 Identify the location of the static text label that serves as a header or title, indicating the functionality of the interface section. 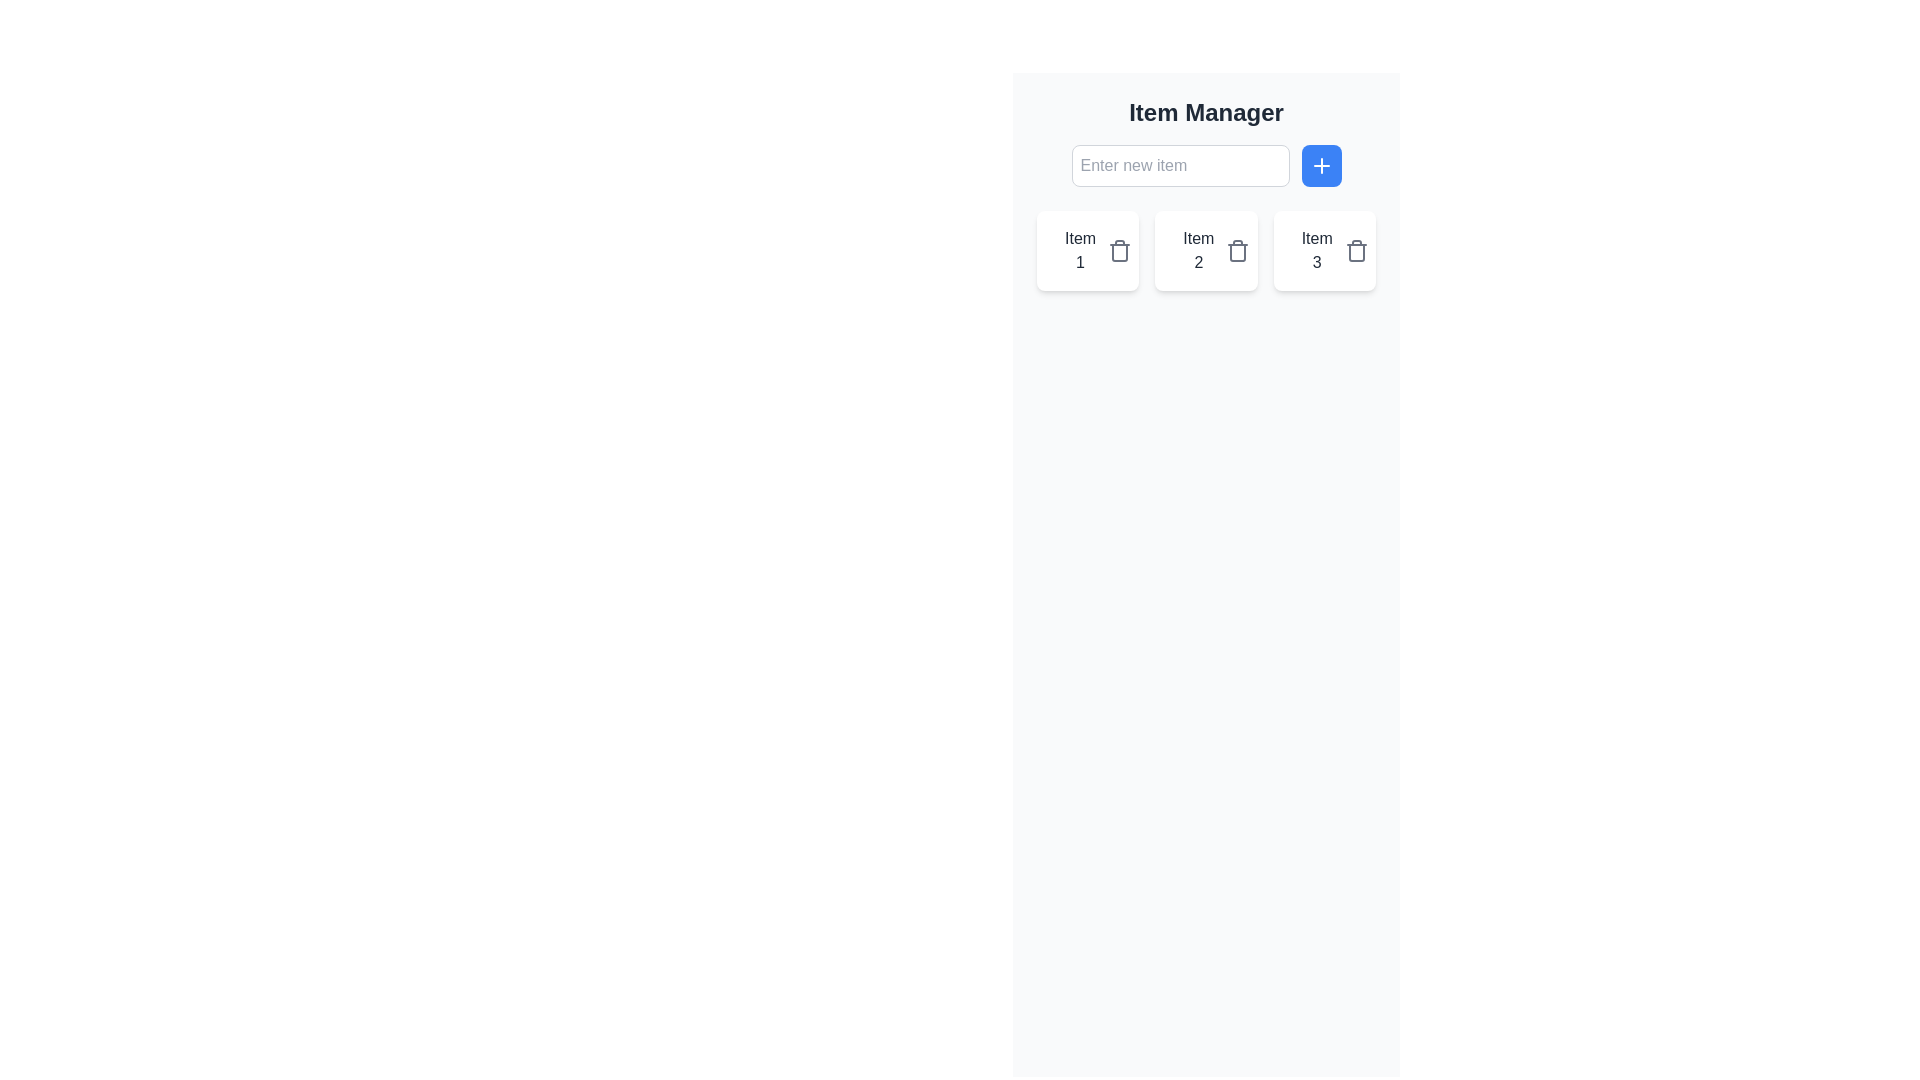
(1205, 112).